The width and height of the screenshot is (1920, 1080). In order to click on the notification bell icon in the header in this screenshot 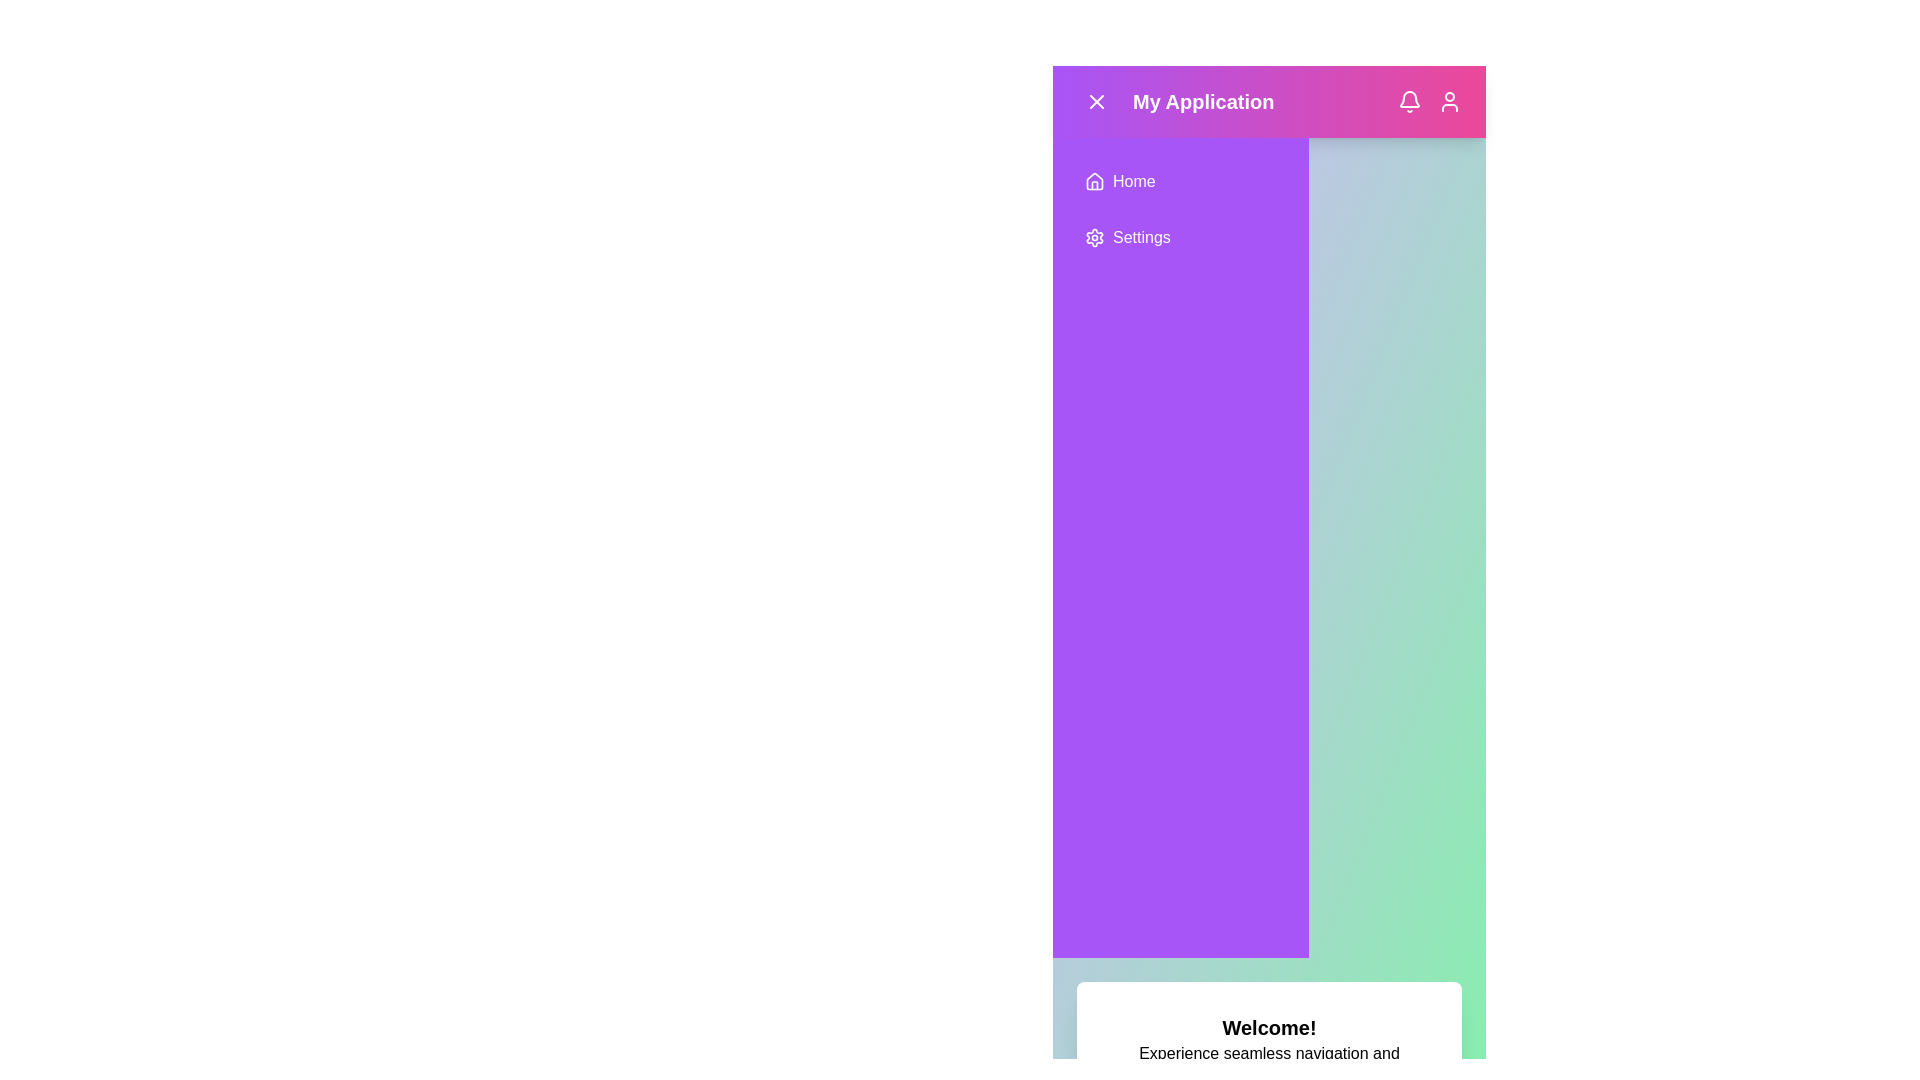, I will do `click(1409, 101)`.